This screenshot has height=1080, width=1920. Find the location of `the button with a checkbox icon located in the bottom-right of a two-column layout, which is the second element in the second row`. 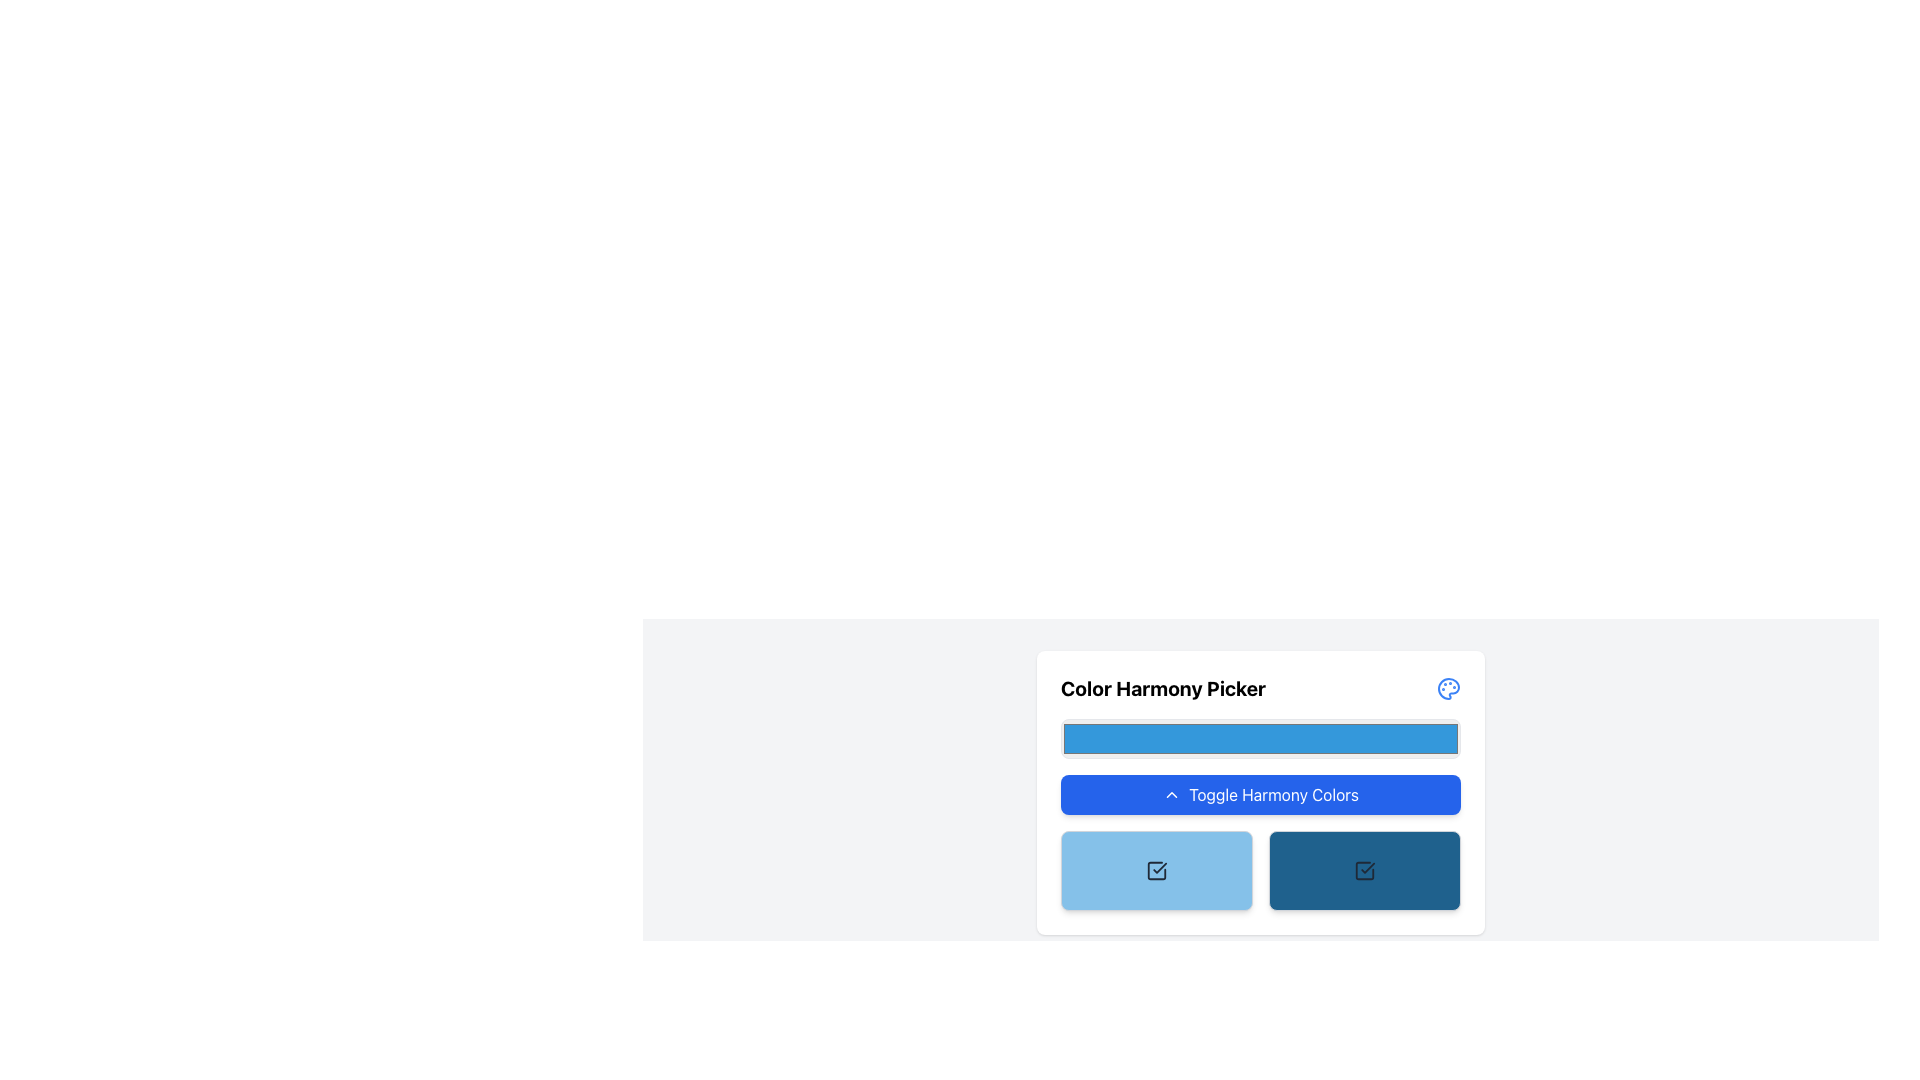

the button with a checkbox icon located in the bottom-right of a two-column layout, which is the second element in the second row is located at coordinates (1363, 870).